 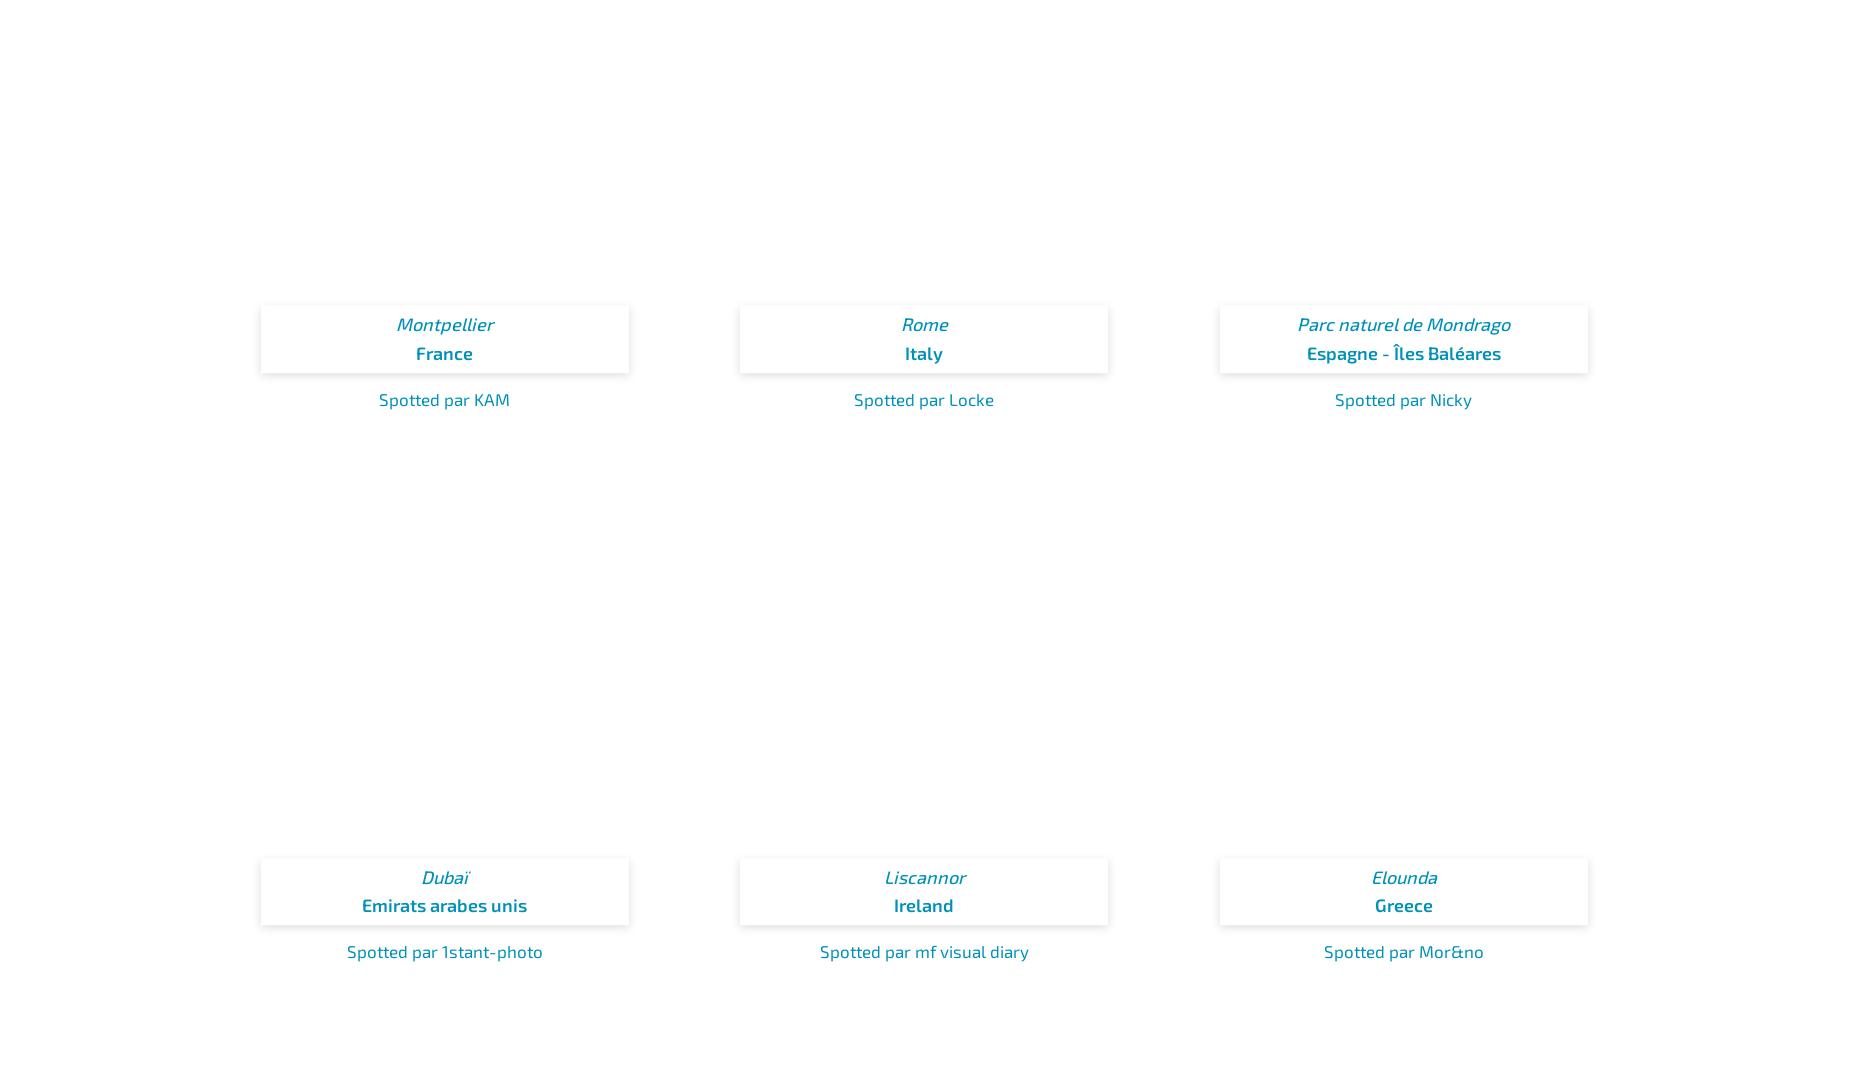 I want to click on 'Spotted par Nicky', so click(x=1403, y=398).